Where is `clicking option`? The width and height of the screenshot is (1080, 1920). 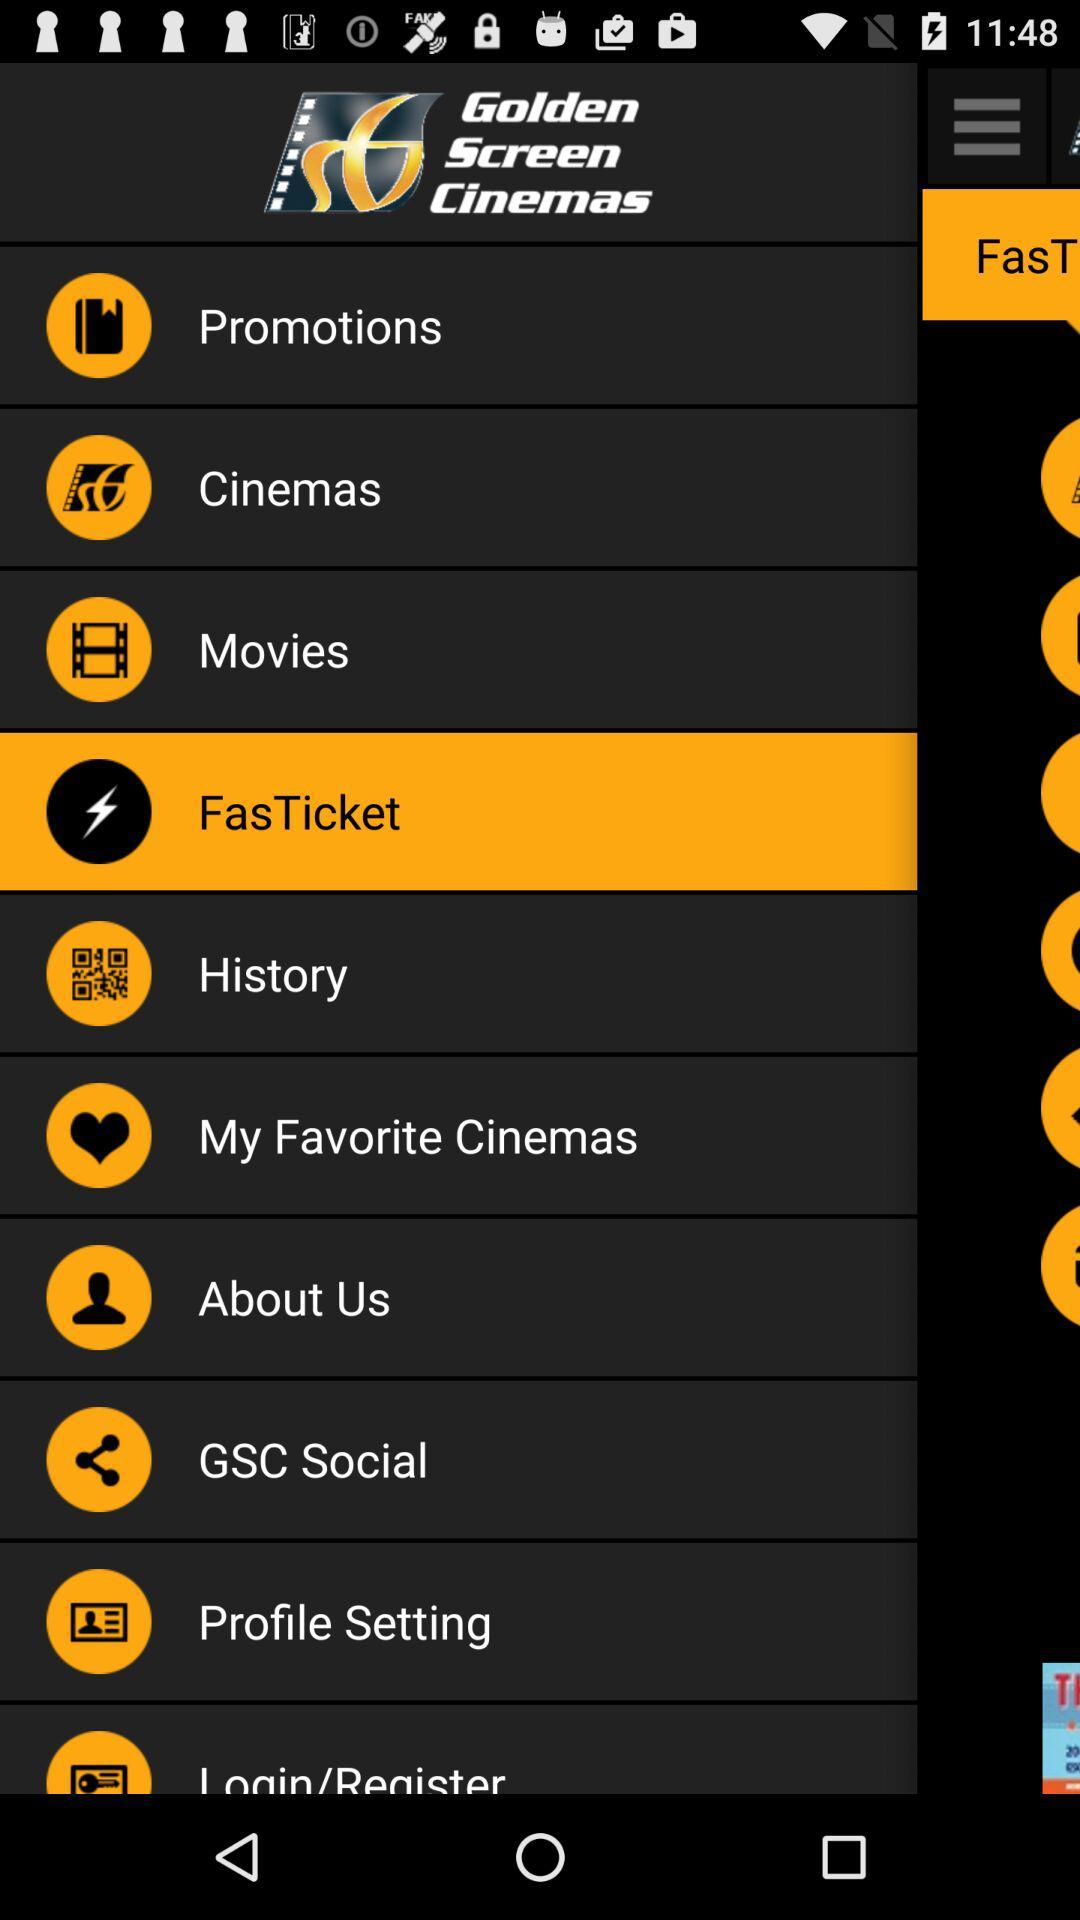
clicking option is located at coordinates (1059, 949).